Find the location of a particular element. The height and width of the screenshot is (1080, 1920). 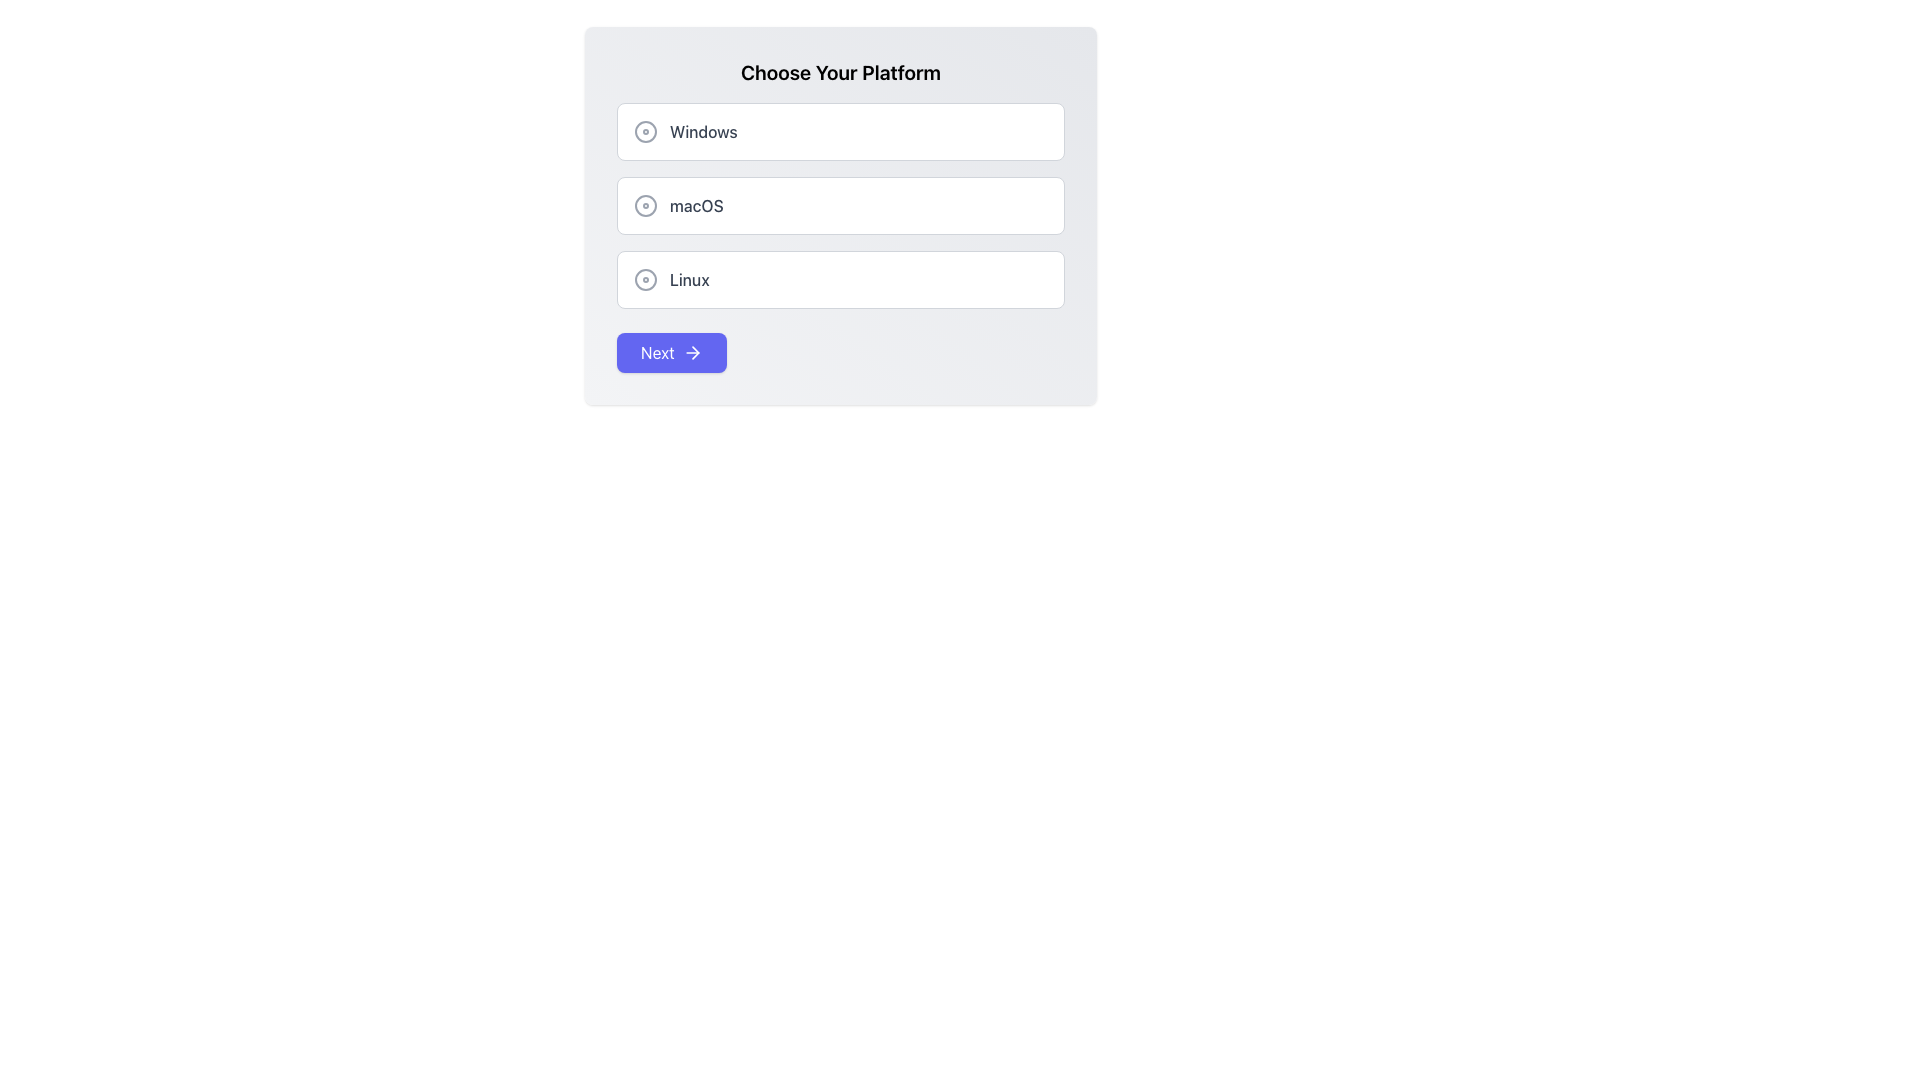

the SVG Icon (Arrow) located to the right side of the 'Next' button, which serves as an indicator for proceeding to the next step is located at coordinates (695, 352).